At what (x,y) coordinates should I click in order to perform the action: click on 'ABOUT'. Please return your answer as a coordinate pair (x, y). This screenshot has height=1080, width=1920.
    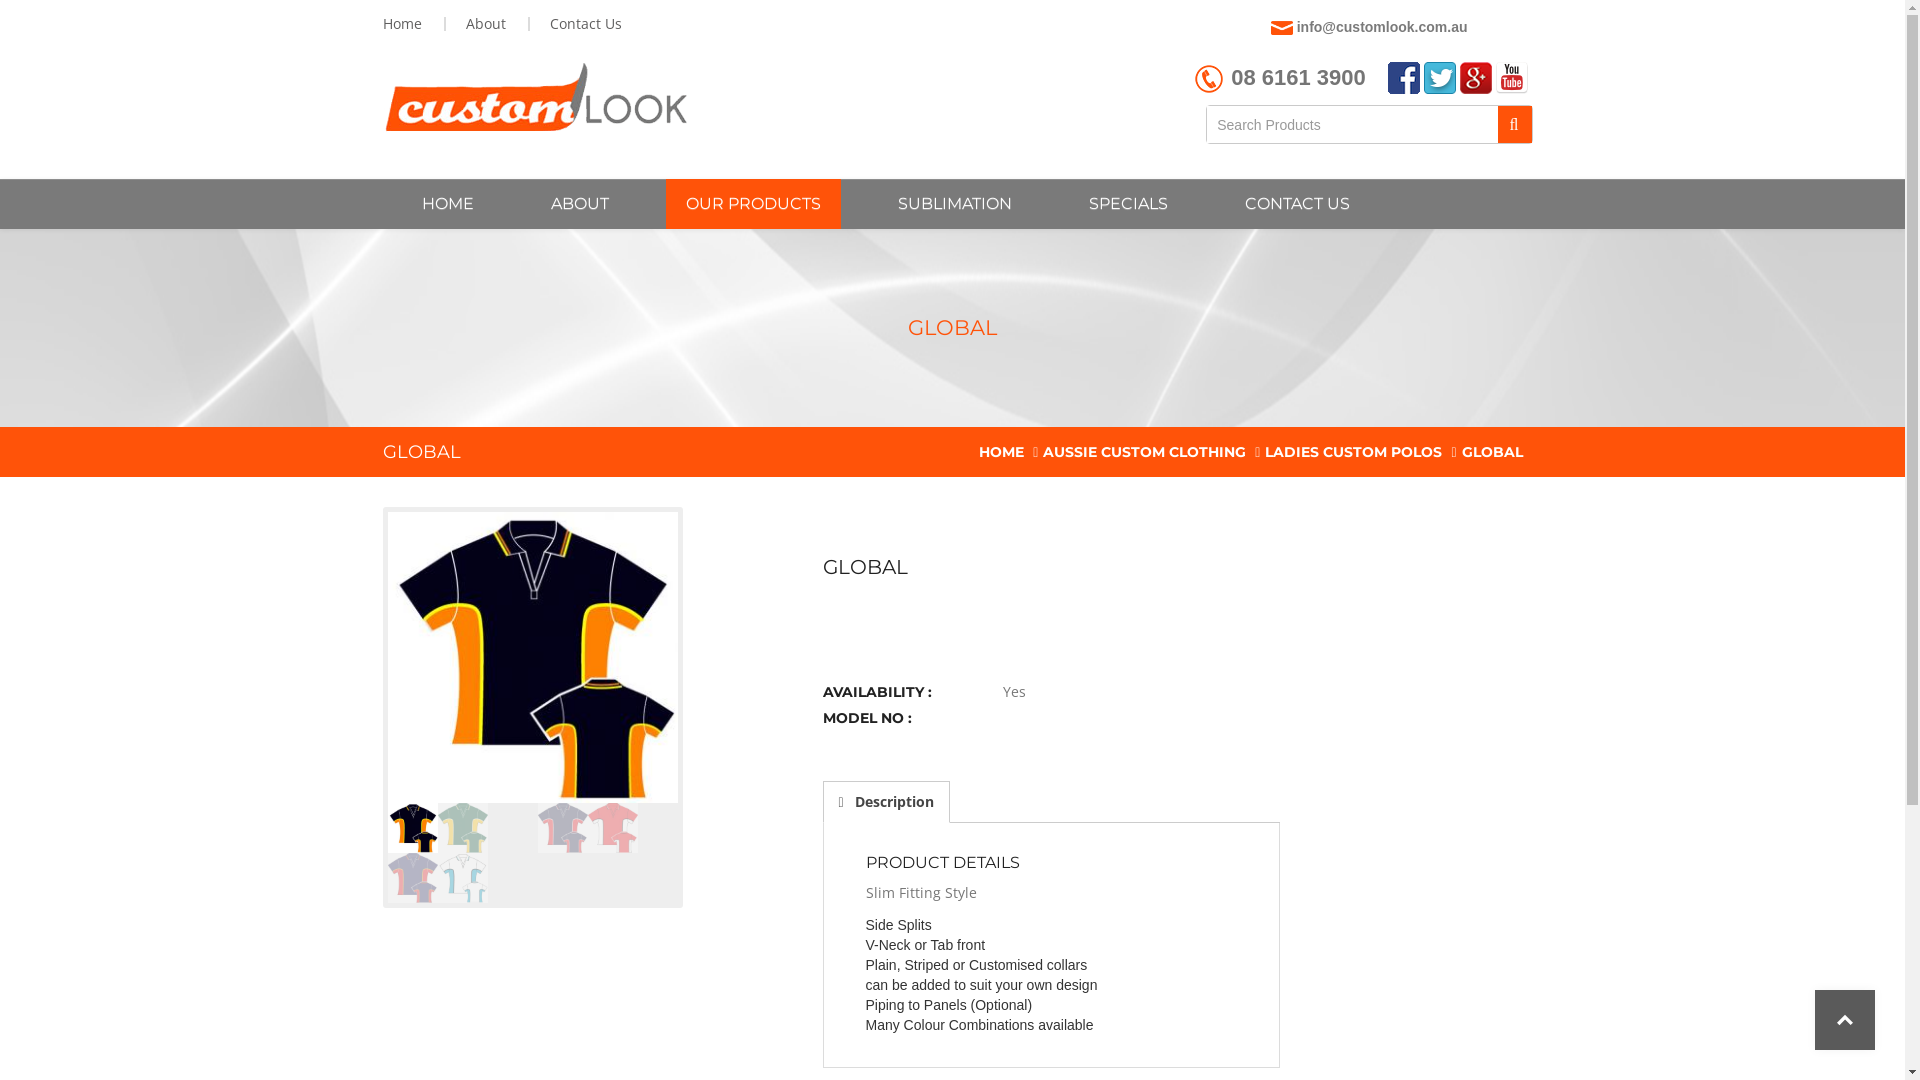
    Looking at the image, I should click on (578, 204).